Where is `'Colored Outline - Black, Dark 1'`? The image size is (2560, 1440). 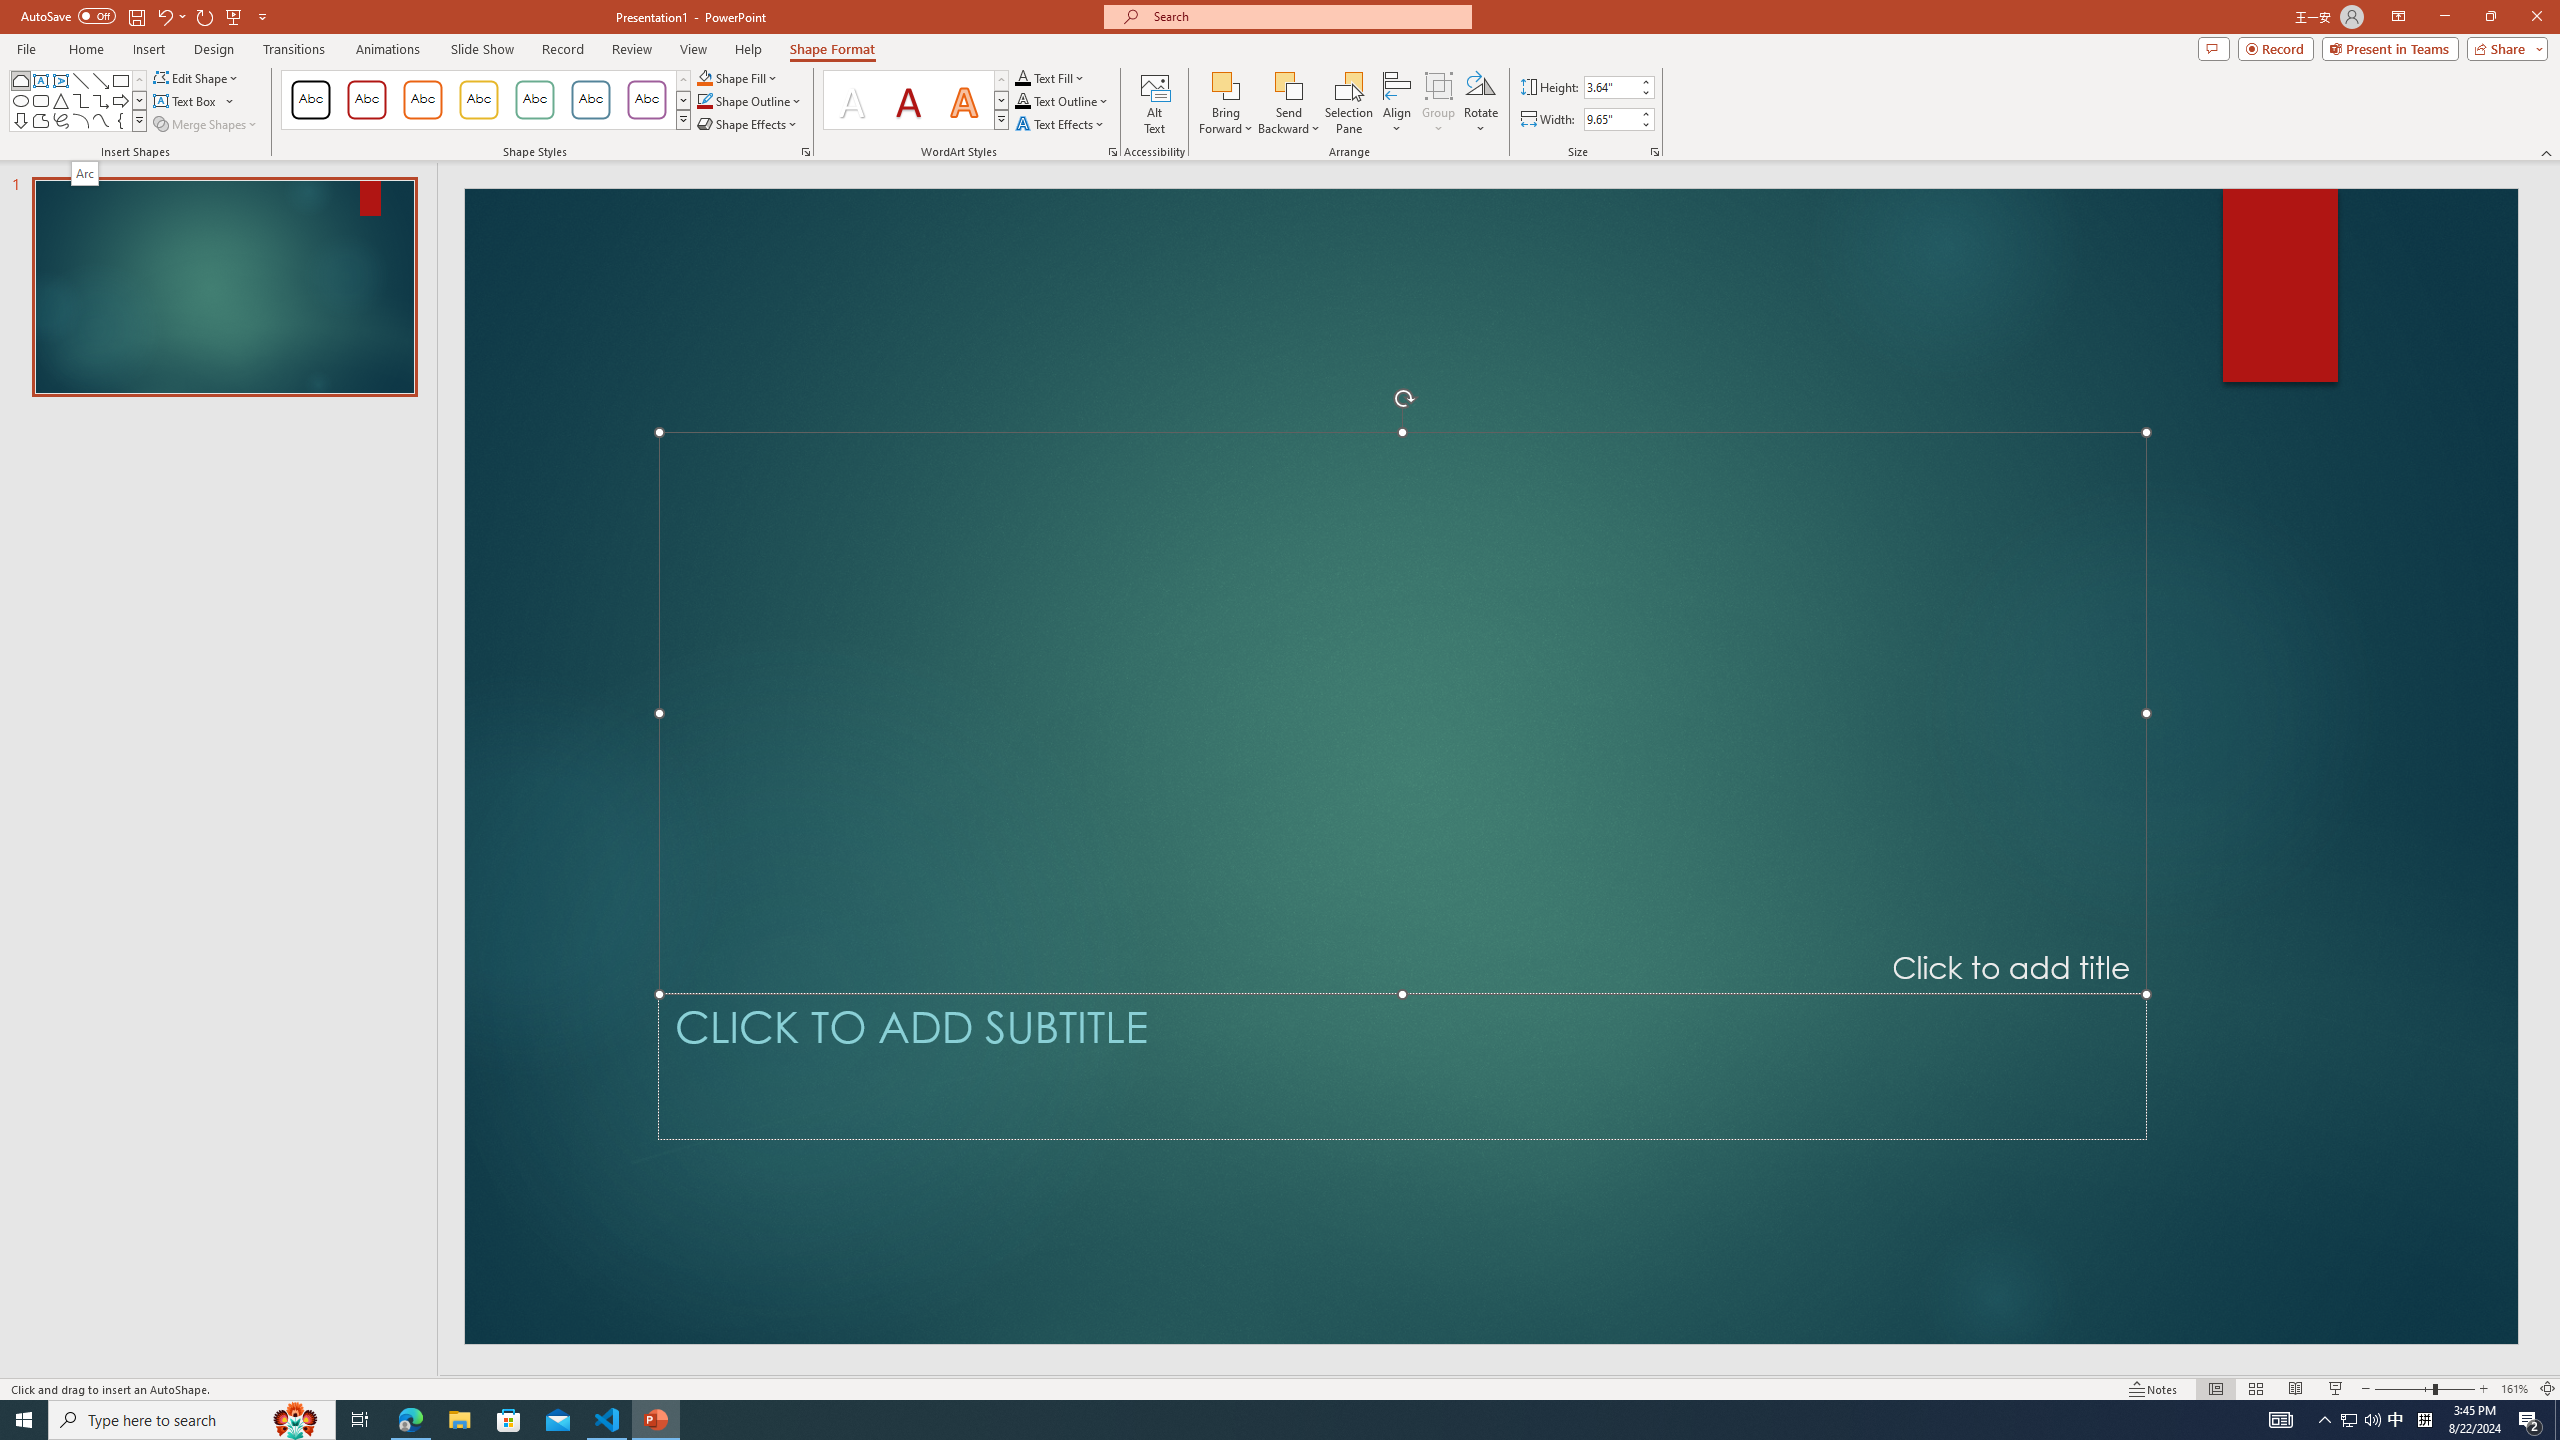 'Colored Outline - Black, Dark 1' is located at coordinates (310, 99).